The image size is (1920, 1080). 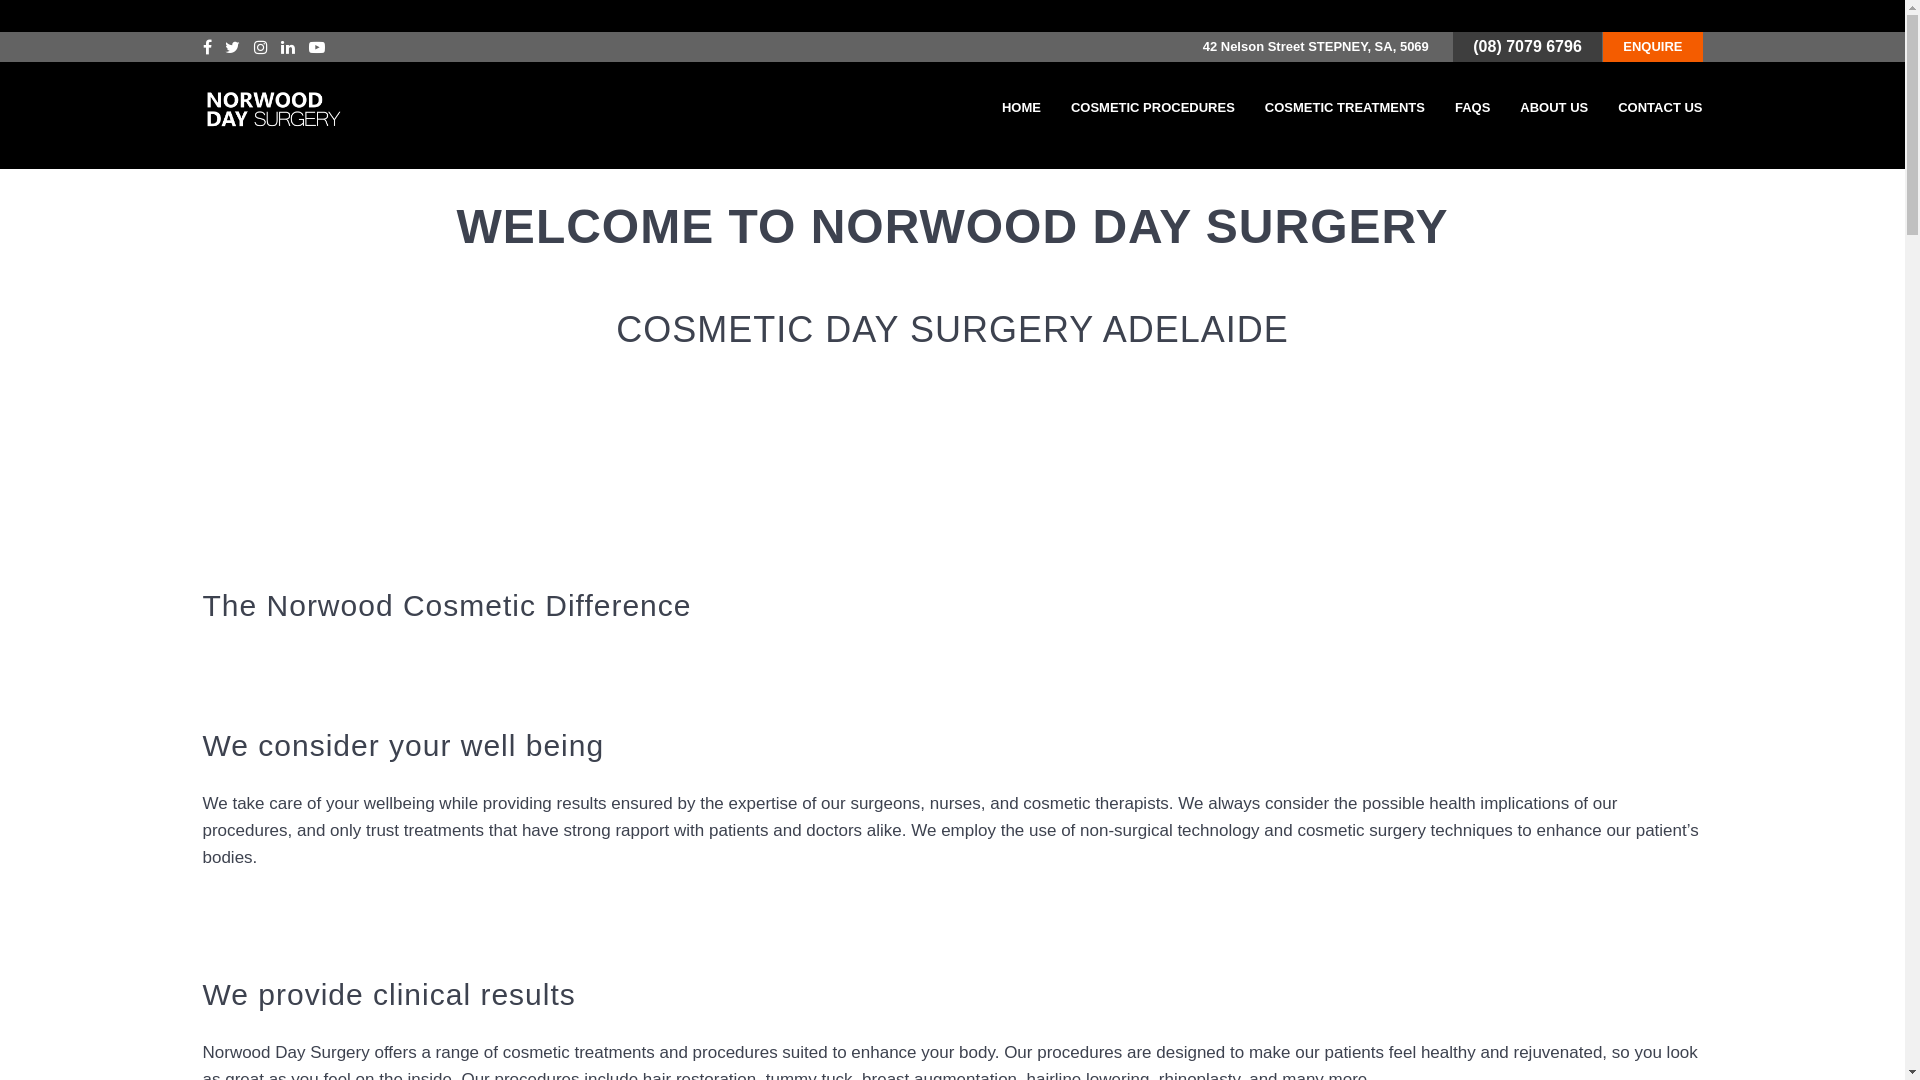 I want to click on 'COSMETIC TREATMENTS', so click(x=1344, y=108).